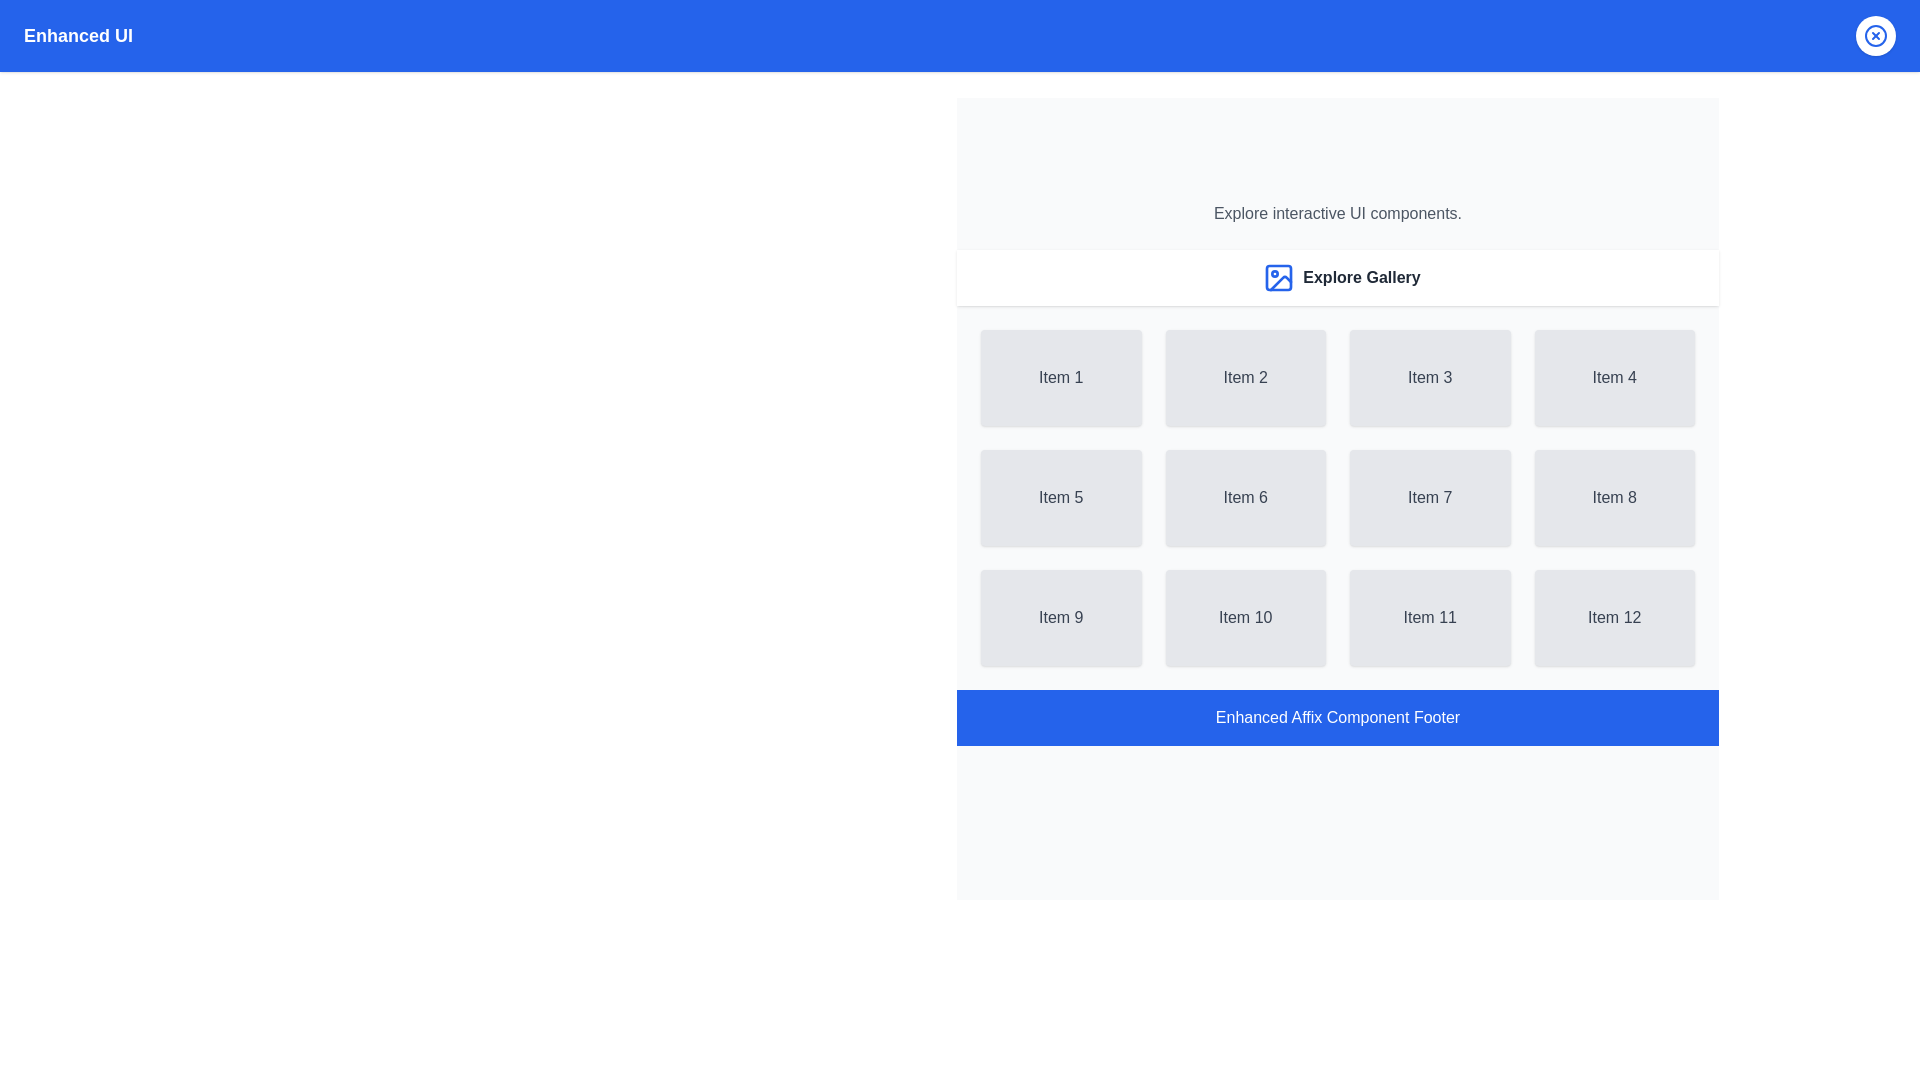  Describe the element at coordinates (1429, 378) in the screenshot. I see `the static label reading 'Item 3' in the grid block, which is a light gray rectangular element with rounded corners located in the first row and third column of the layout` at that location.